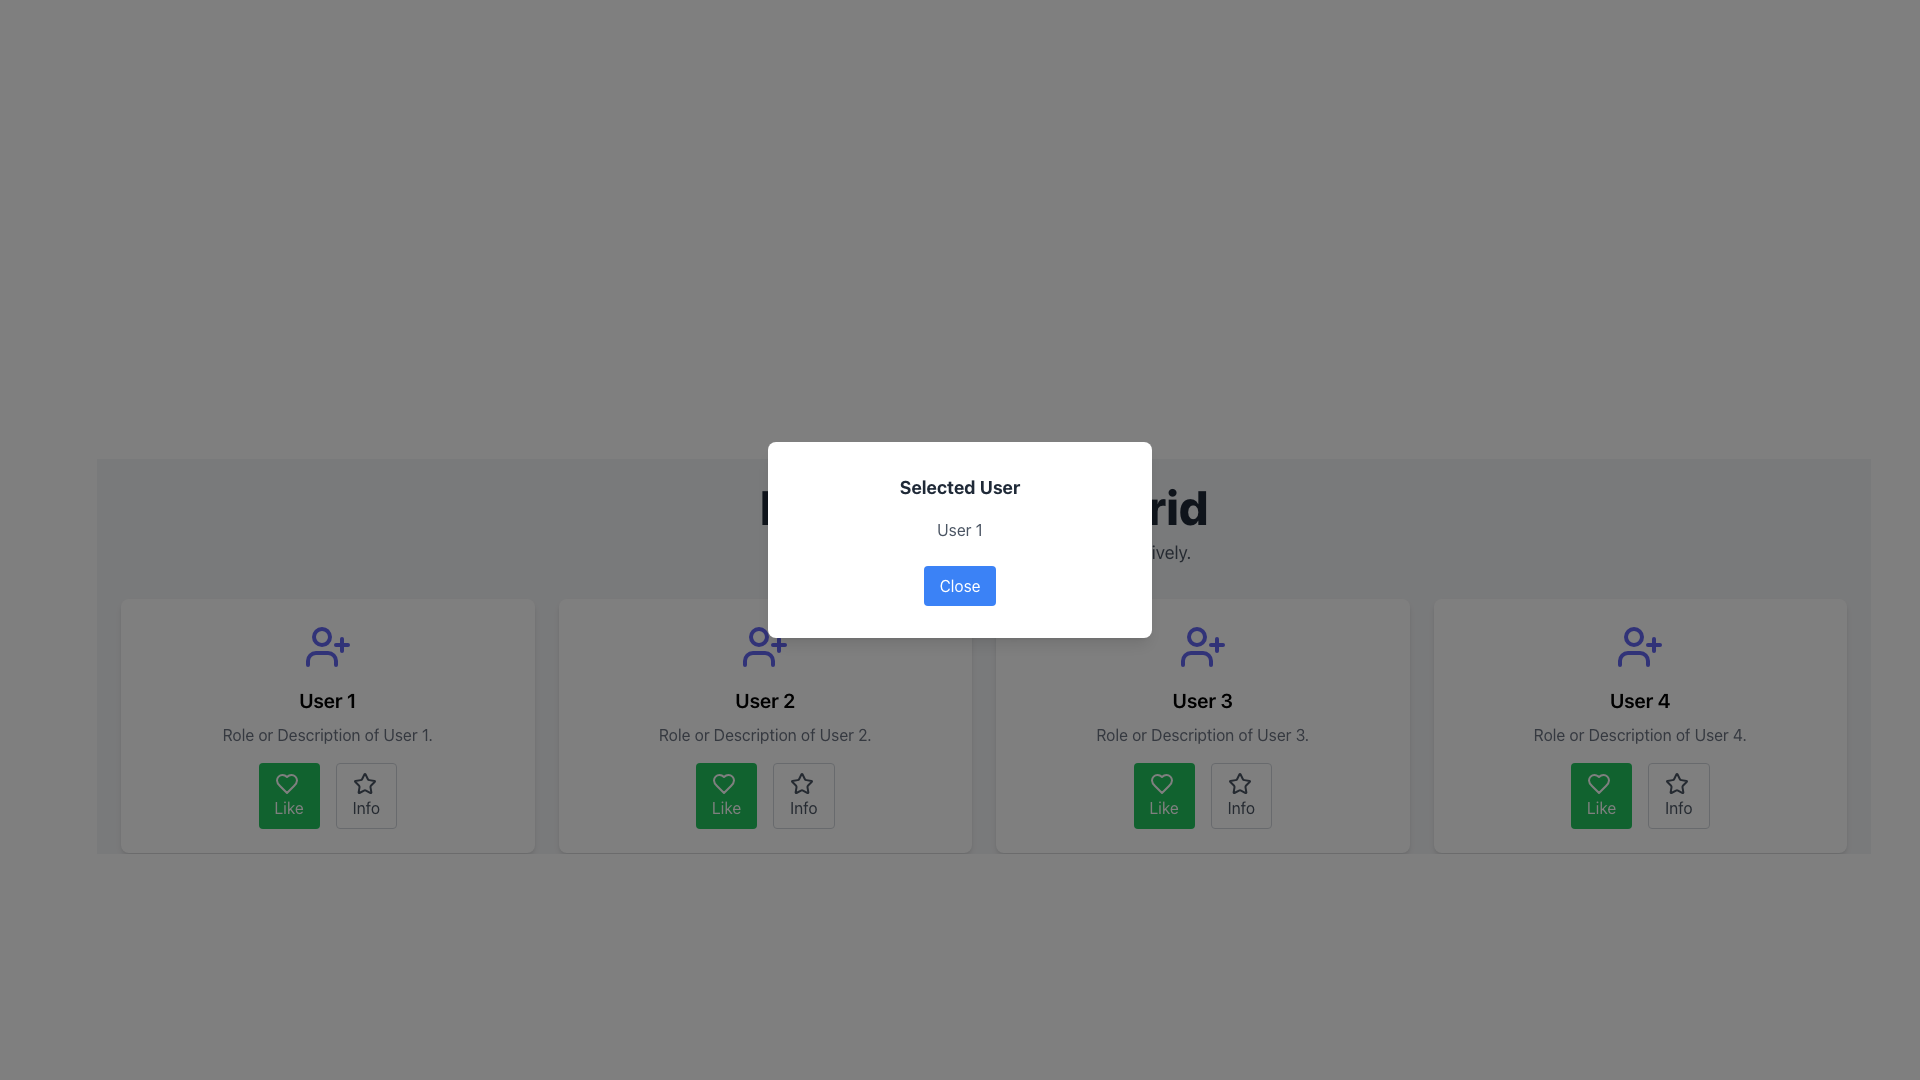 The width and height of the screenshot is (1920, 1080). What do you see at coordinates (1196, 636) in the screenshot?
I see `the dark filled circular shape which is the head of the user icon for 'User 3', positioned above the label 'User 3'` at bounding box center [1196, 636].